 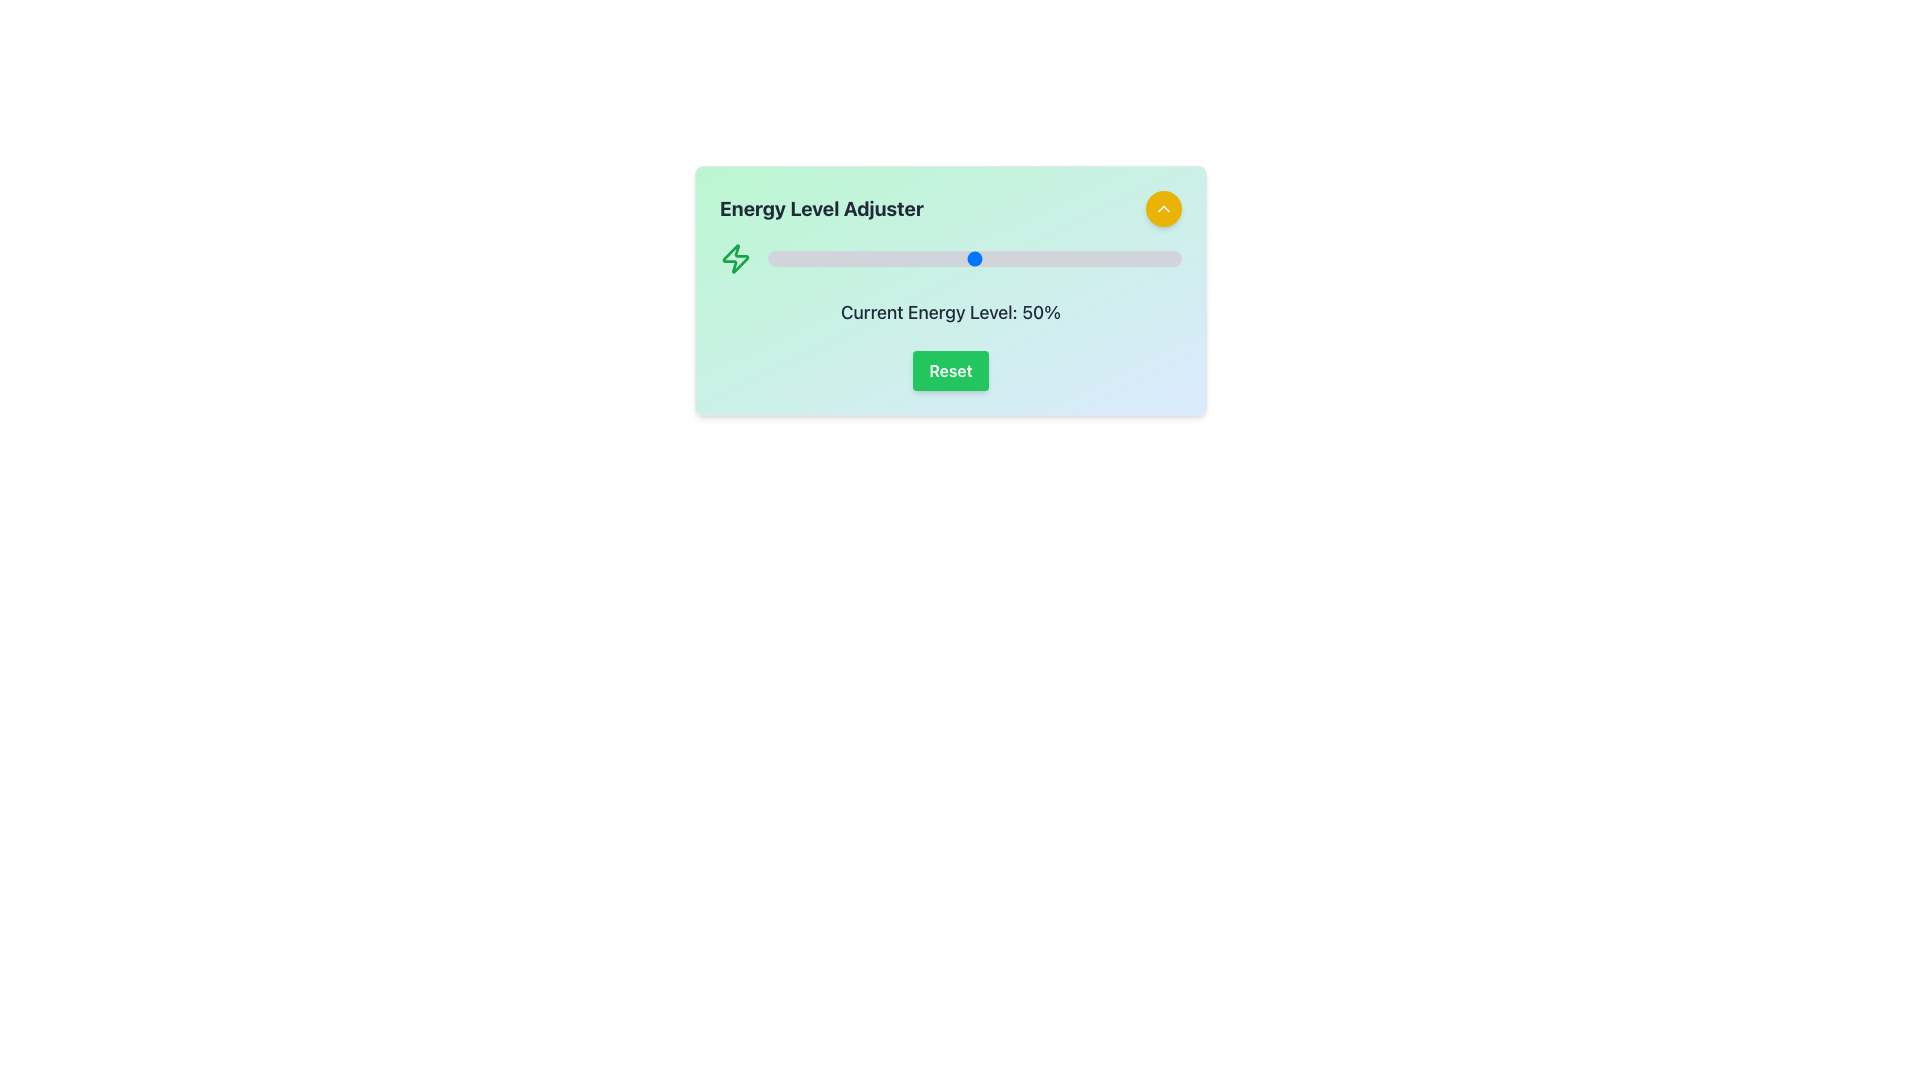 I want to click on the green 'Reset' button with rounded corners that is centrally positioned beneath the 'Current Energy Level: 50%' text, so click(x=949, y=370).